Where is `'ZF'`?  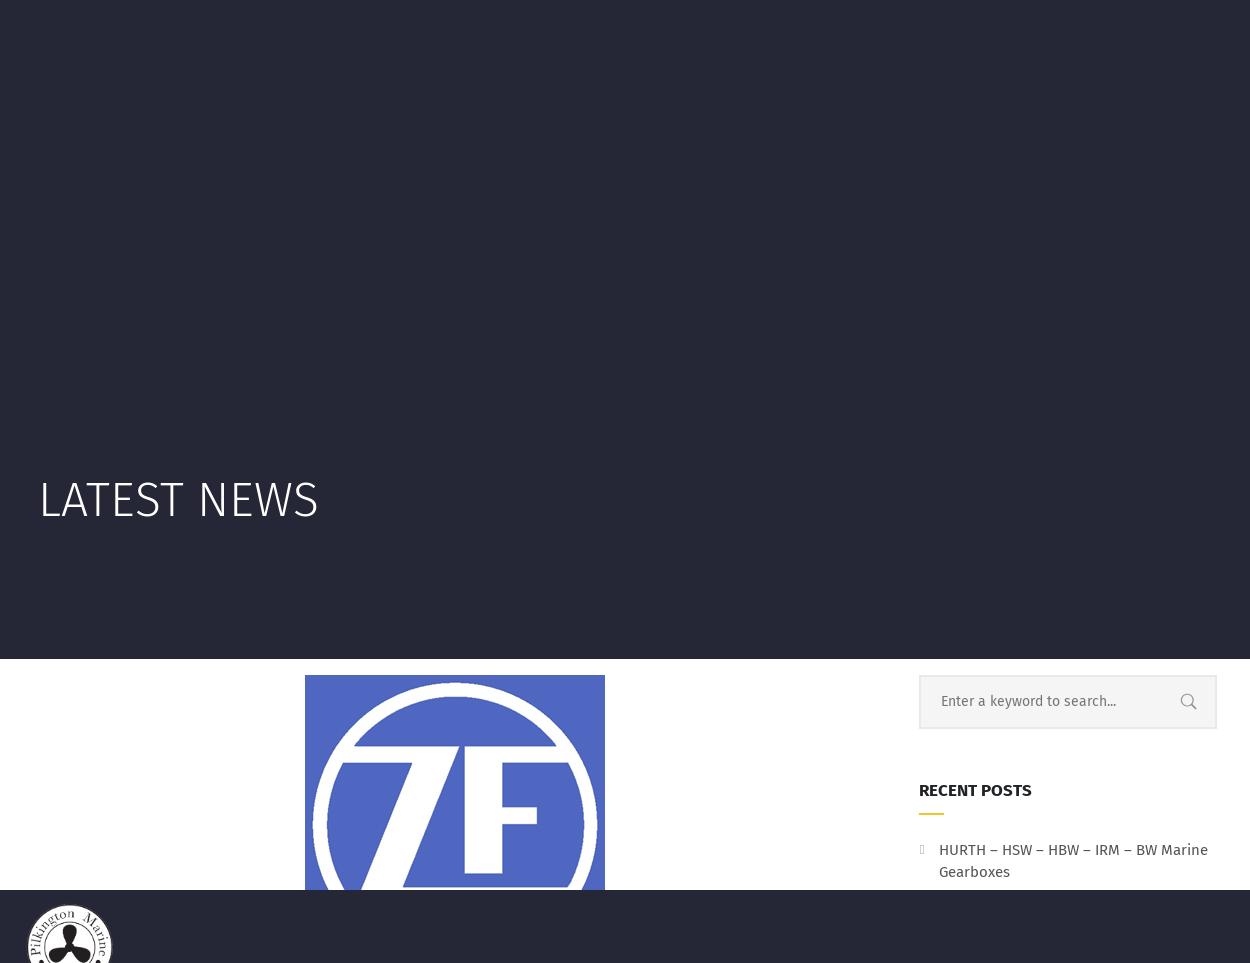
'ZF' is located at coordinates (665, 236).